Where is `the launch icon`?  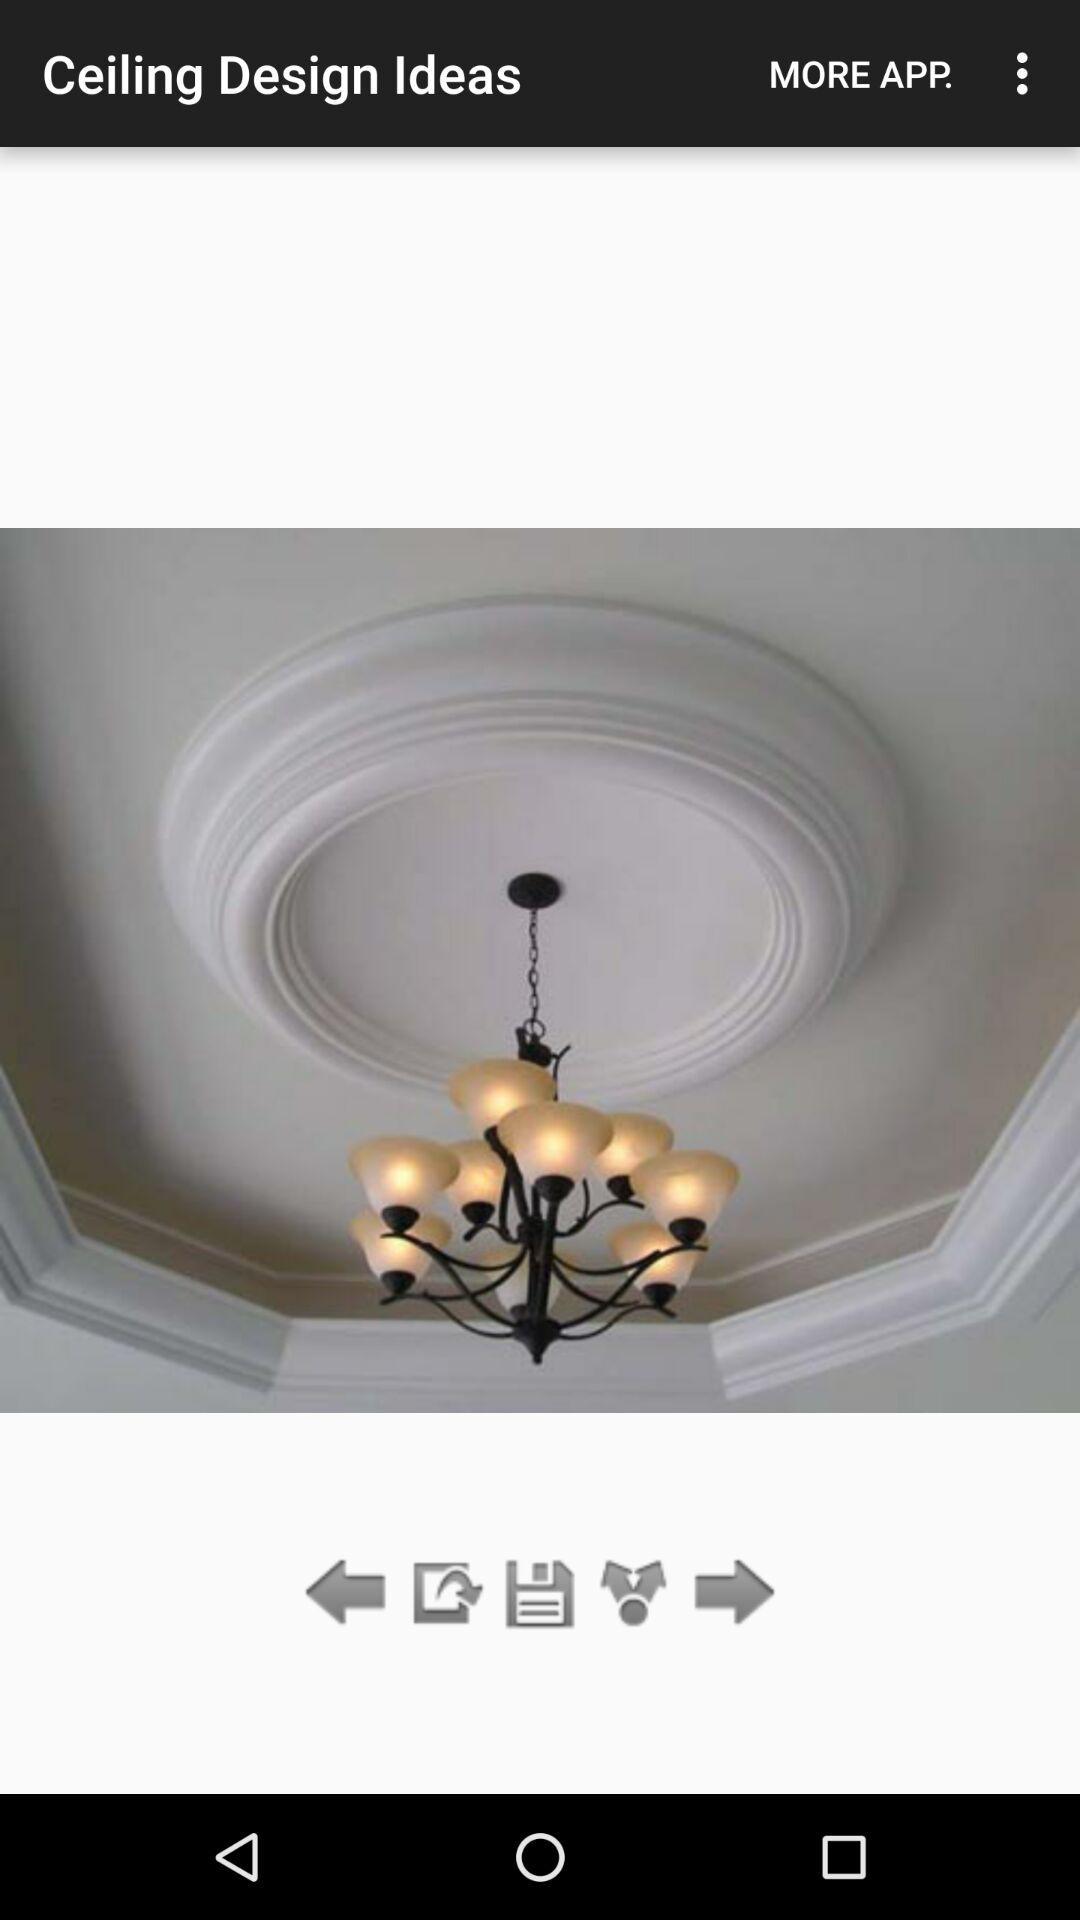 the launch icon is located at coordinates (444, 1593).